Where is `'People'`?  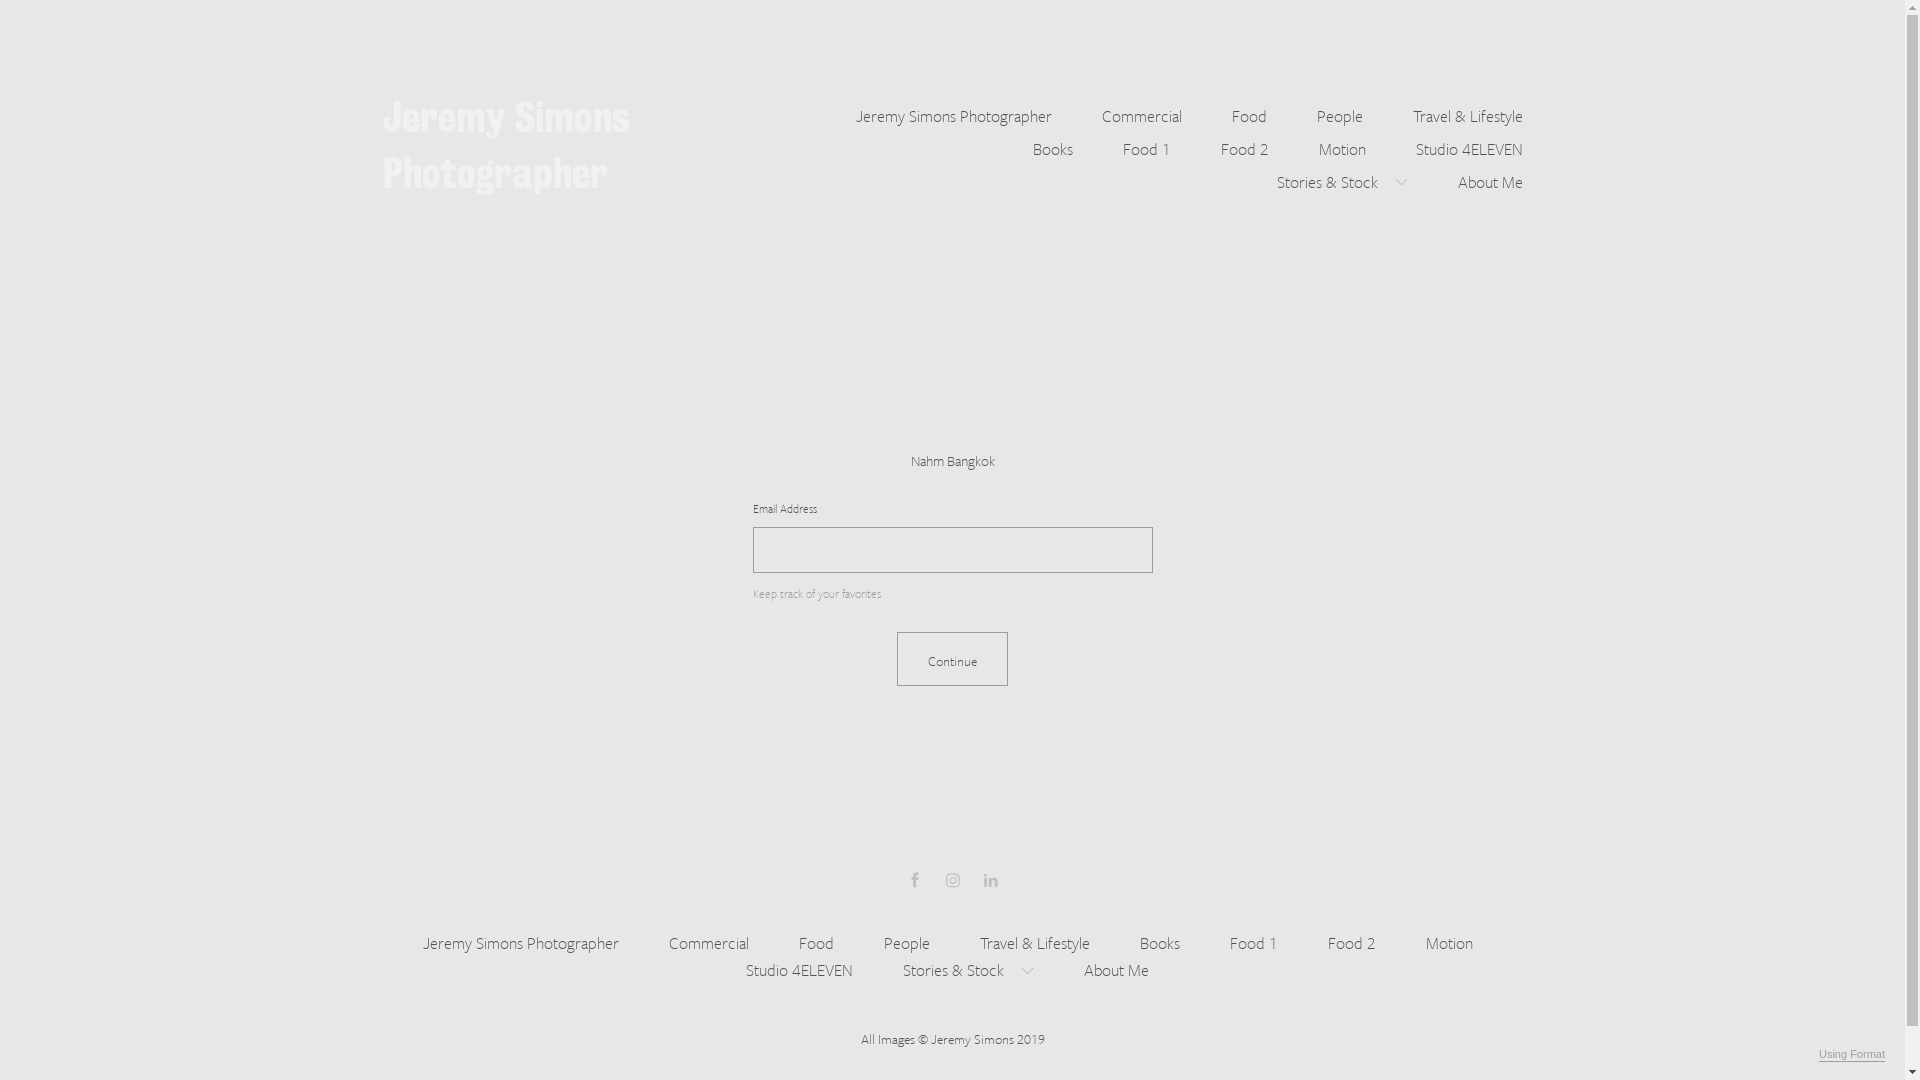 'People' is located at coordinates (882, 940).